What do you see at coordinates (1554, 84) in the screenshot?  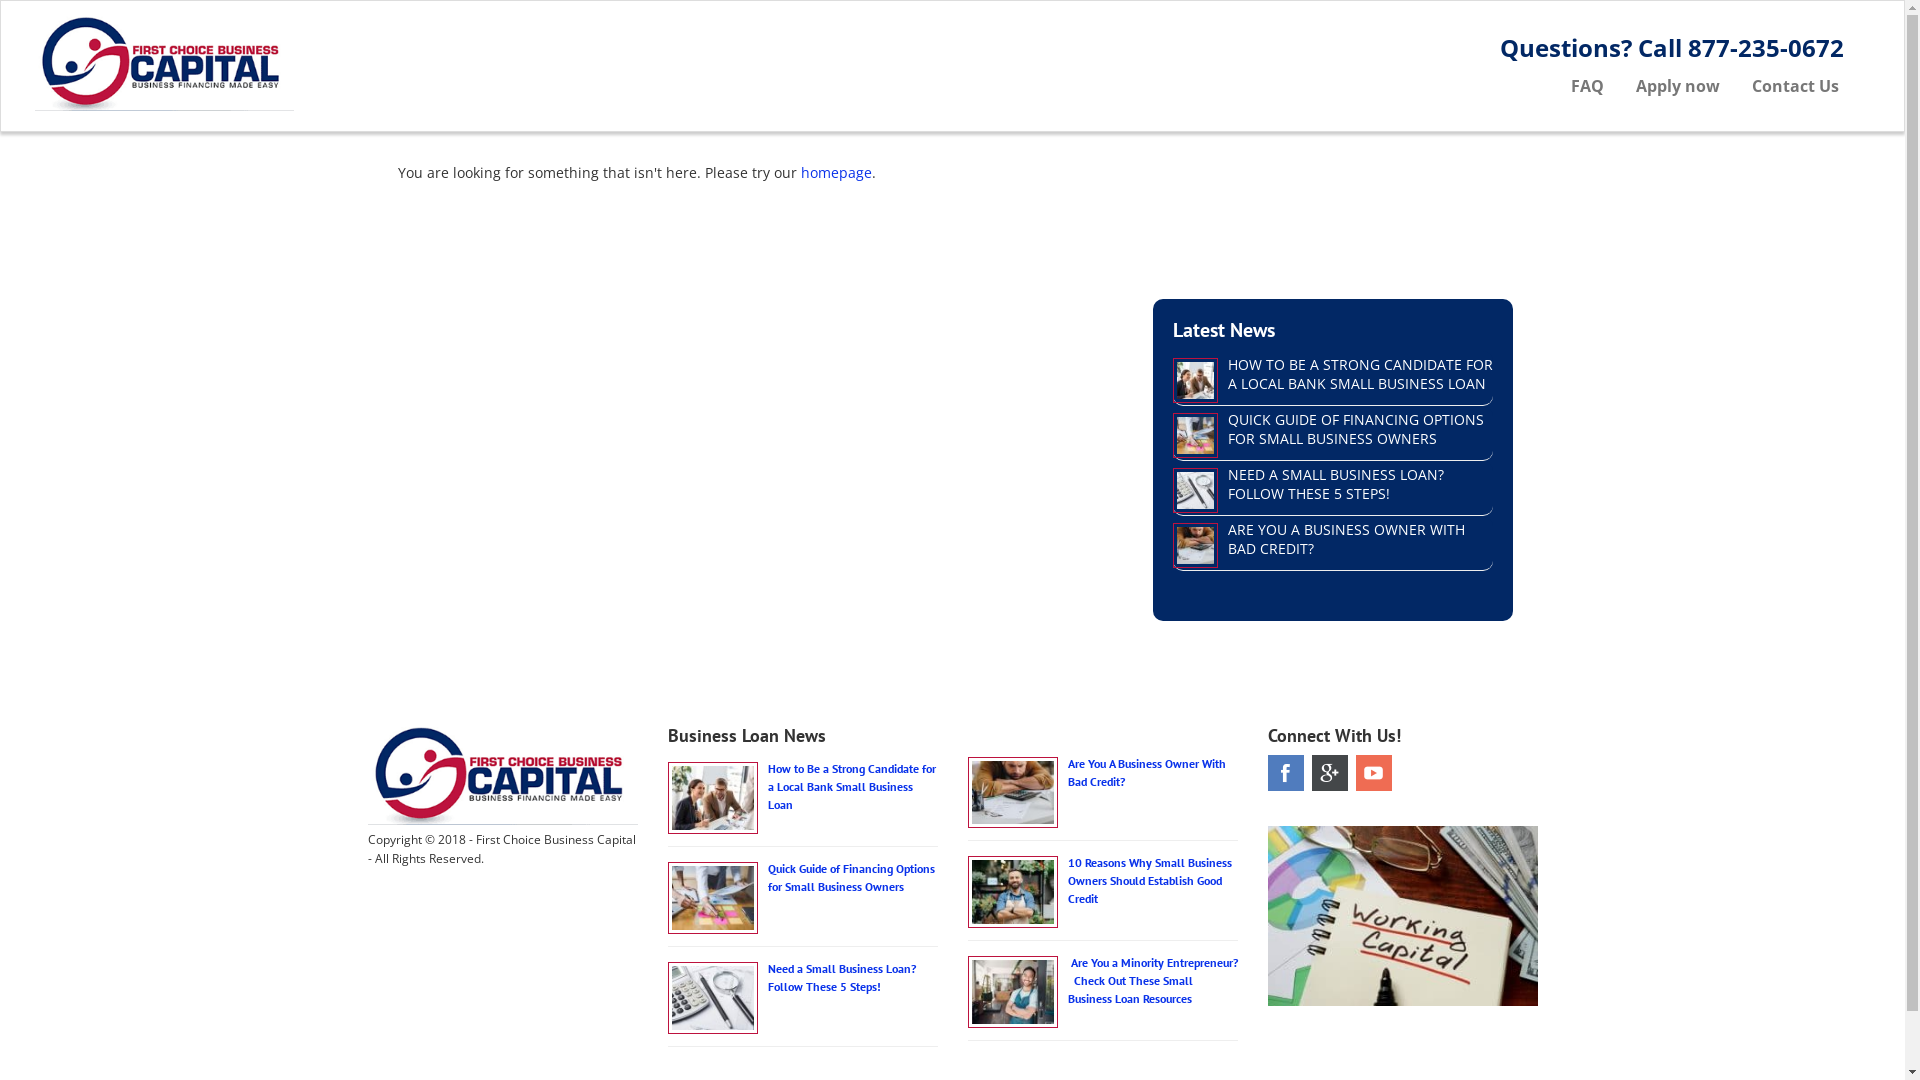 I see `'FAQ'` at bounding box center [1554, 84].